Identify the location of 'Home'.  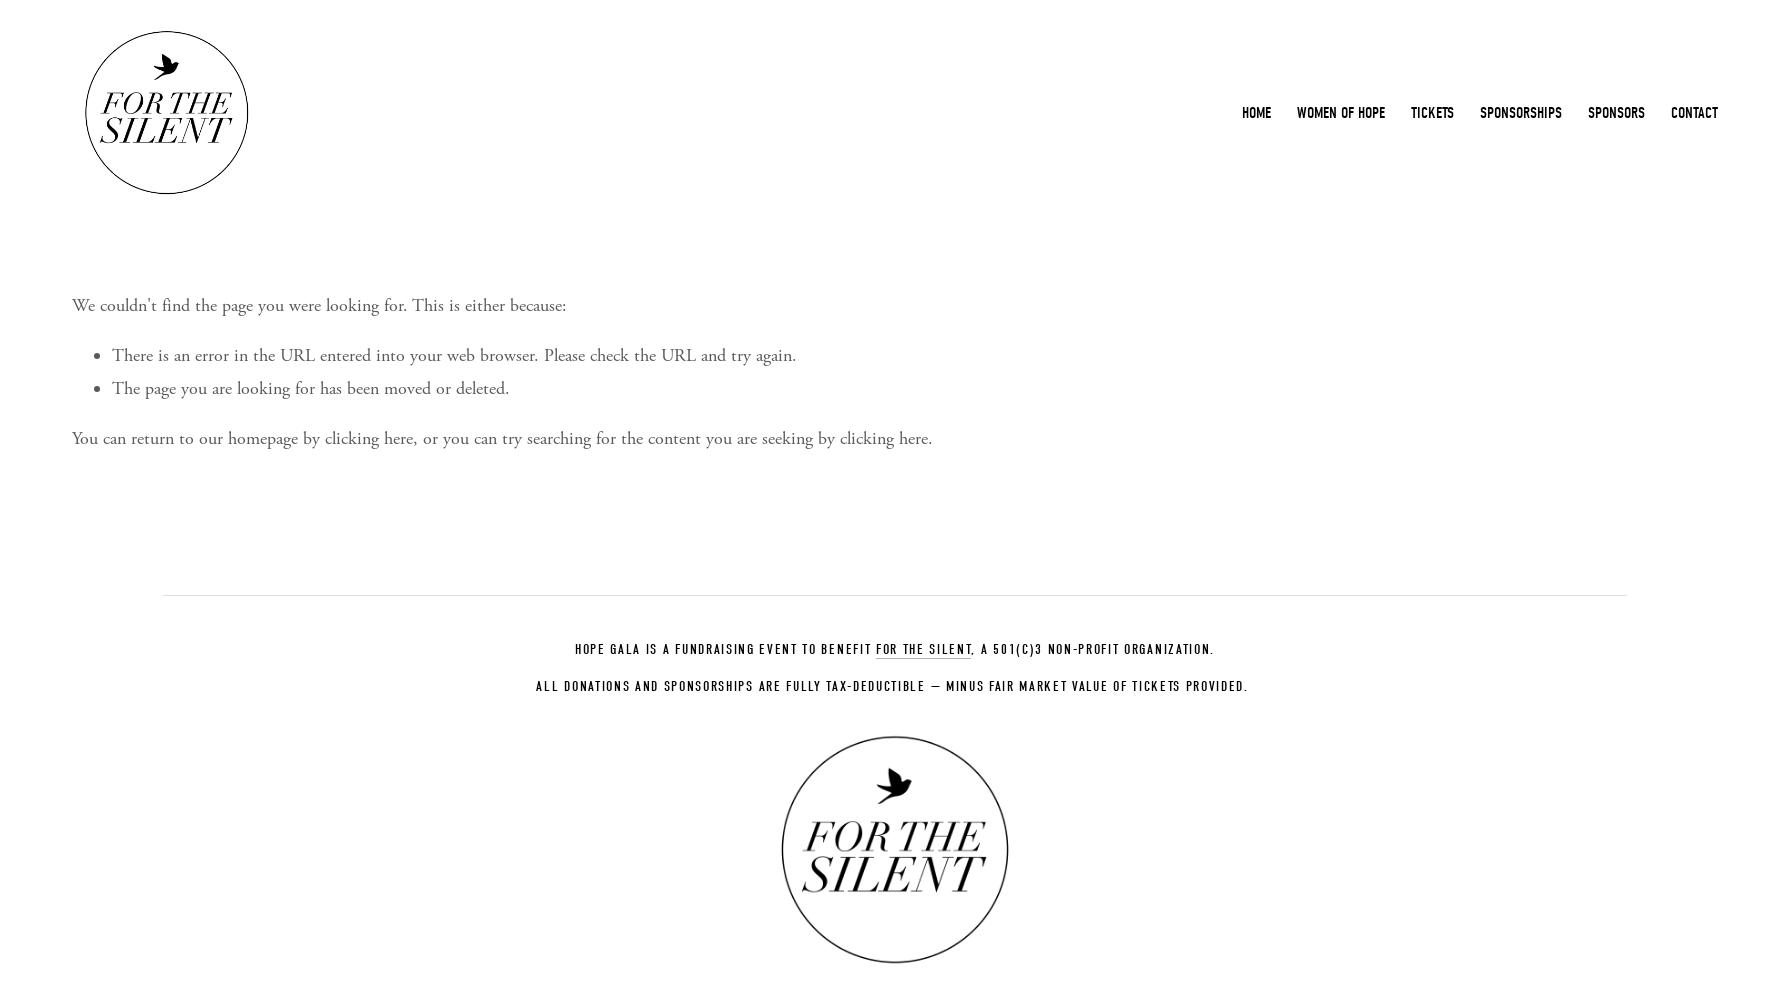
(1256, 112).